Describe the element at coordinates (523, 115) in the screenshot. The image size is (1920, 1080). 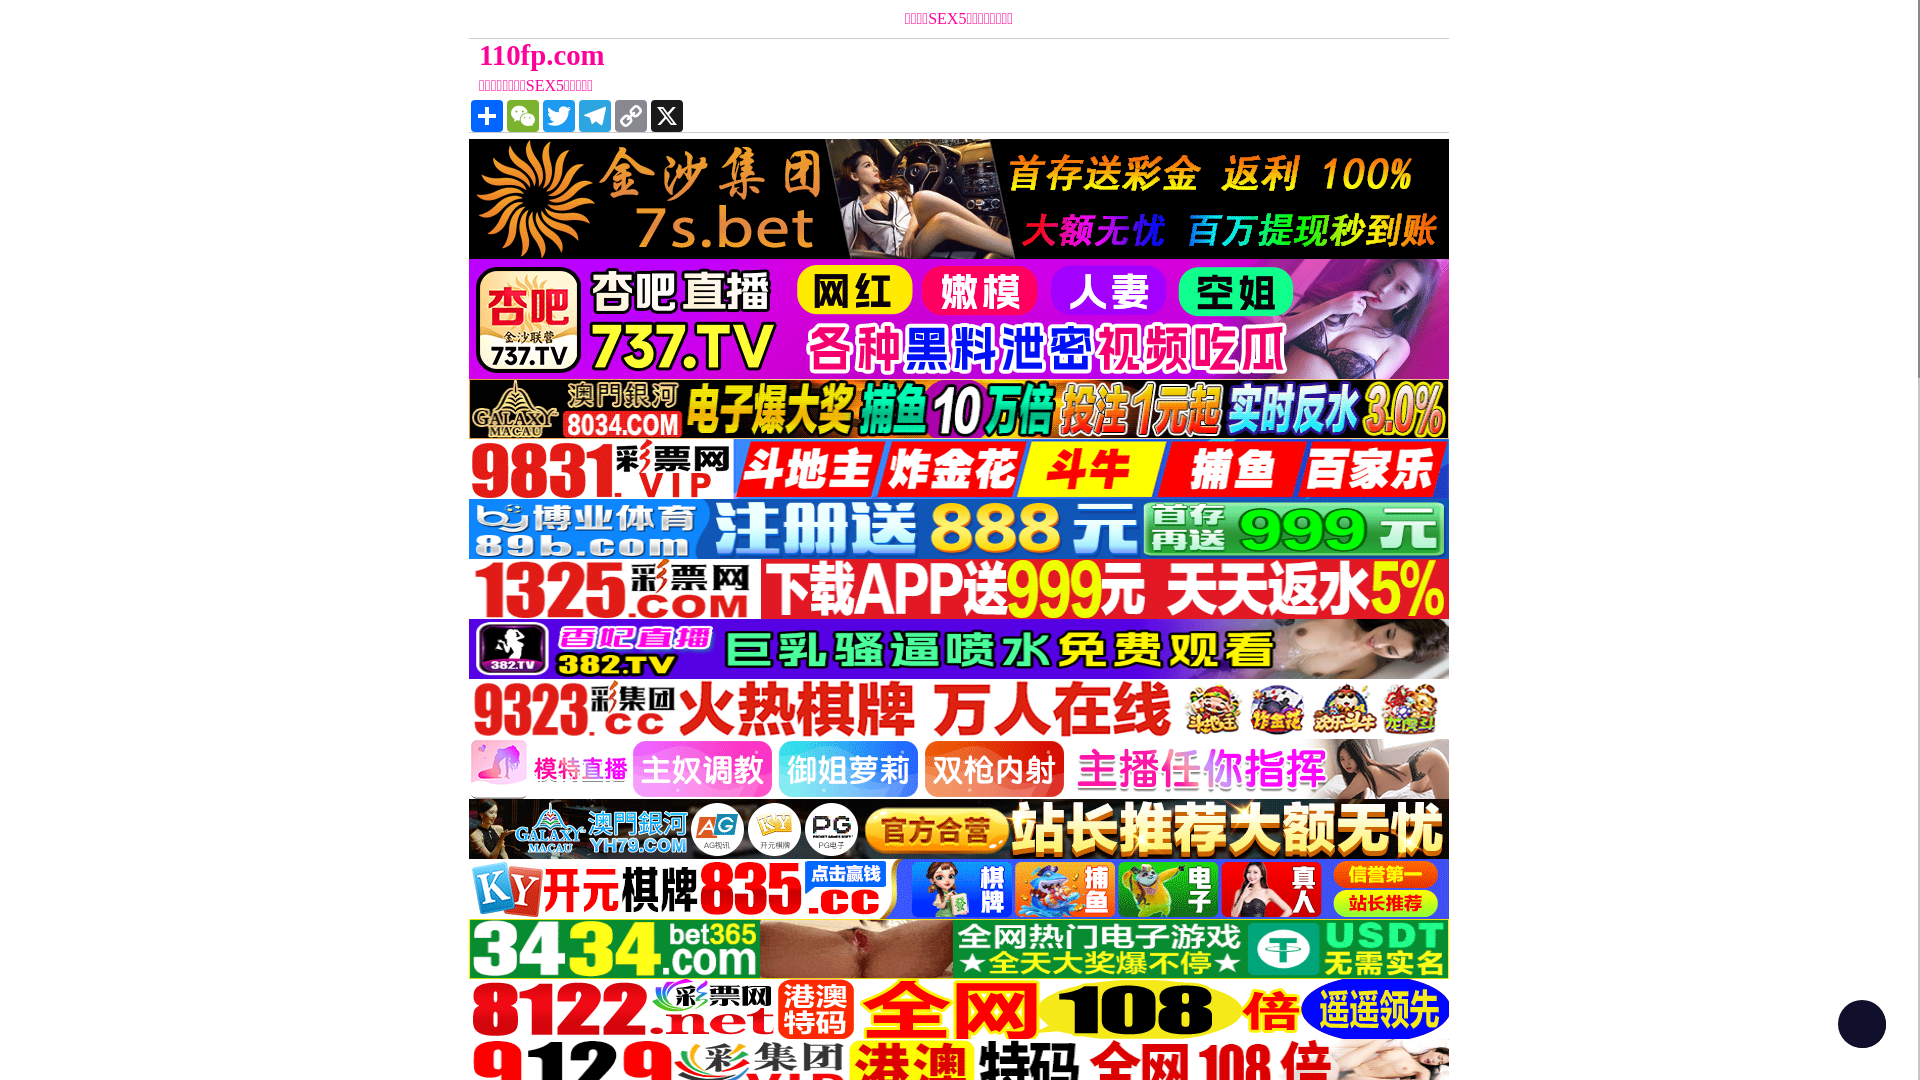
I see `'WeChat'` at that location.